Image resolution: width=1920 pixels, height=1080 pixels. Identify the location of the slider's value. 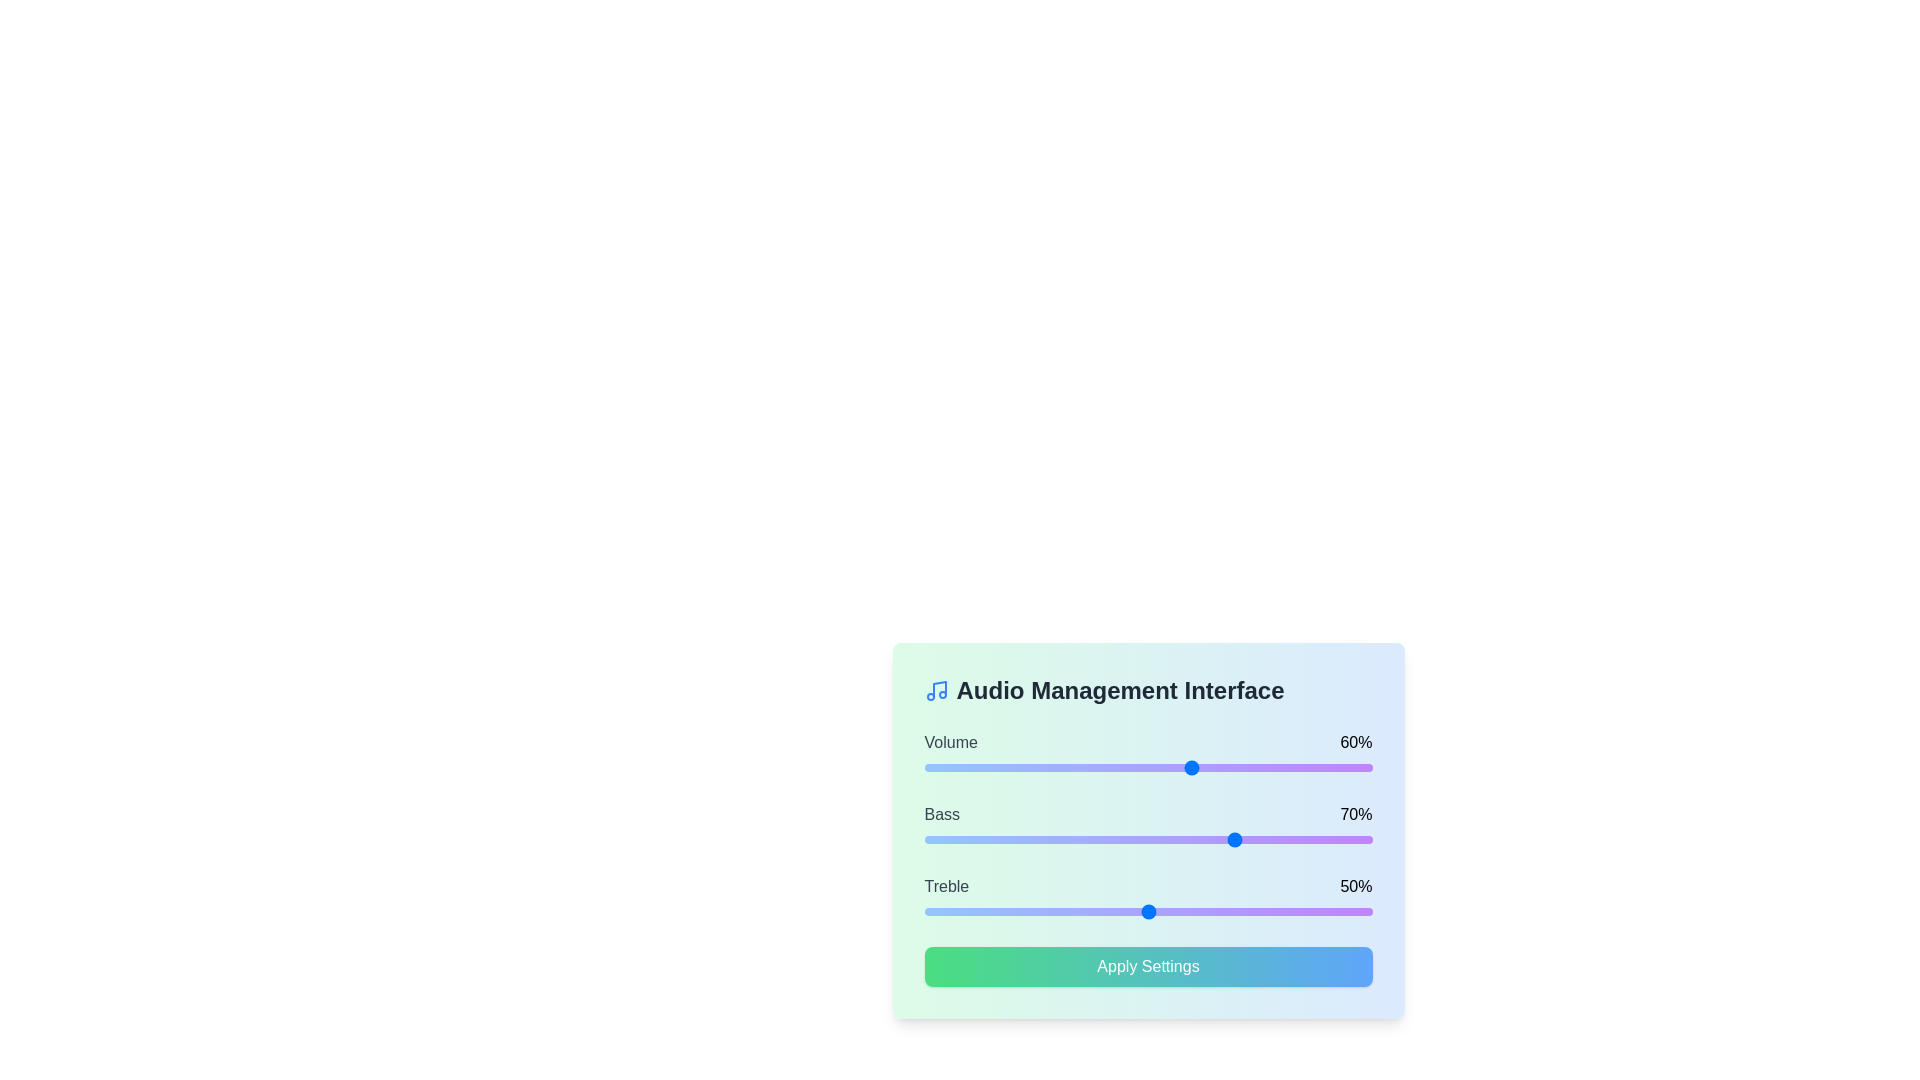
(1263, 766).